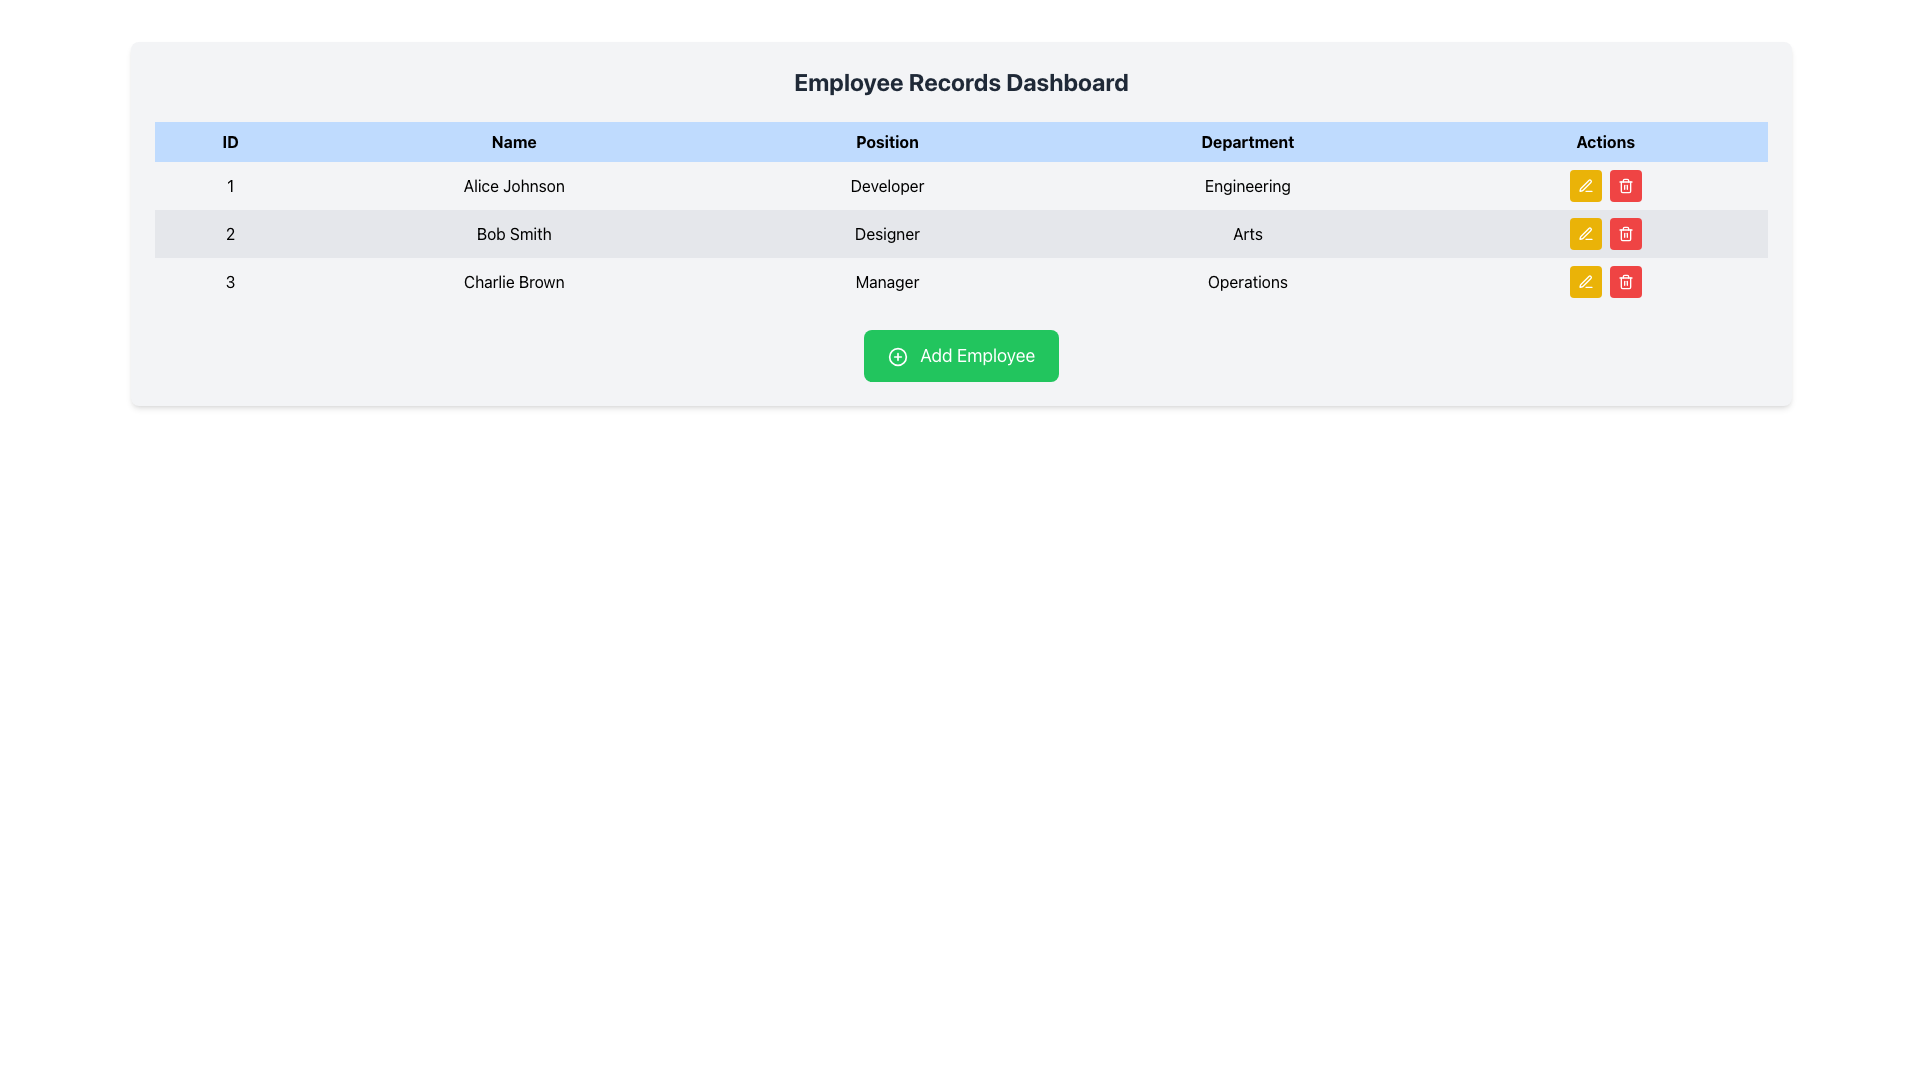 Image resolution: width=1920 pixels, height=1080 pixels. I want to click on the delete button in the 'Actions' column for the row corresponding to 'Bob Smith', so click(1625, 233).